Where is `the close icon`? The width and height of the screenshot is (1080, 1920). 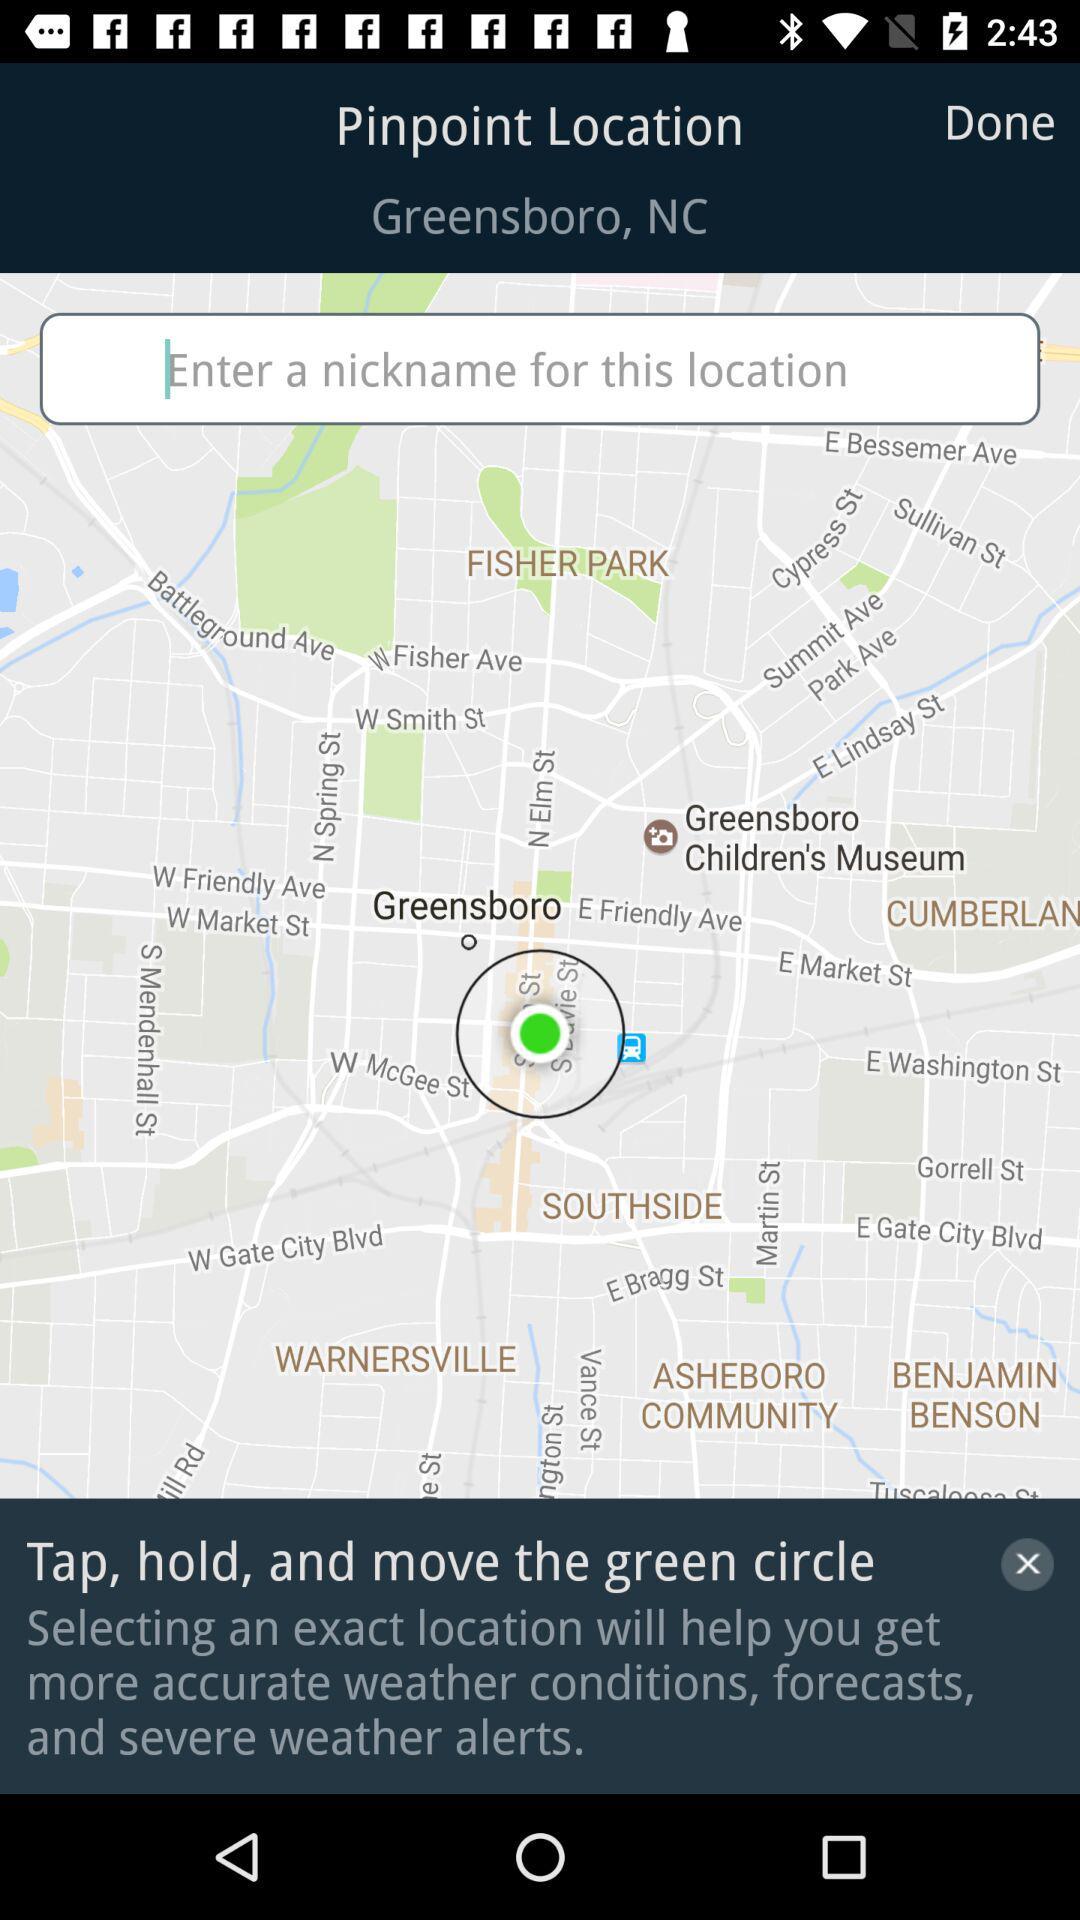
the close icon is located at coordinates (1027, 1563).